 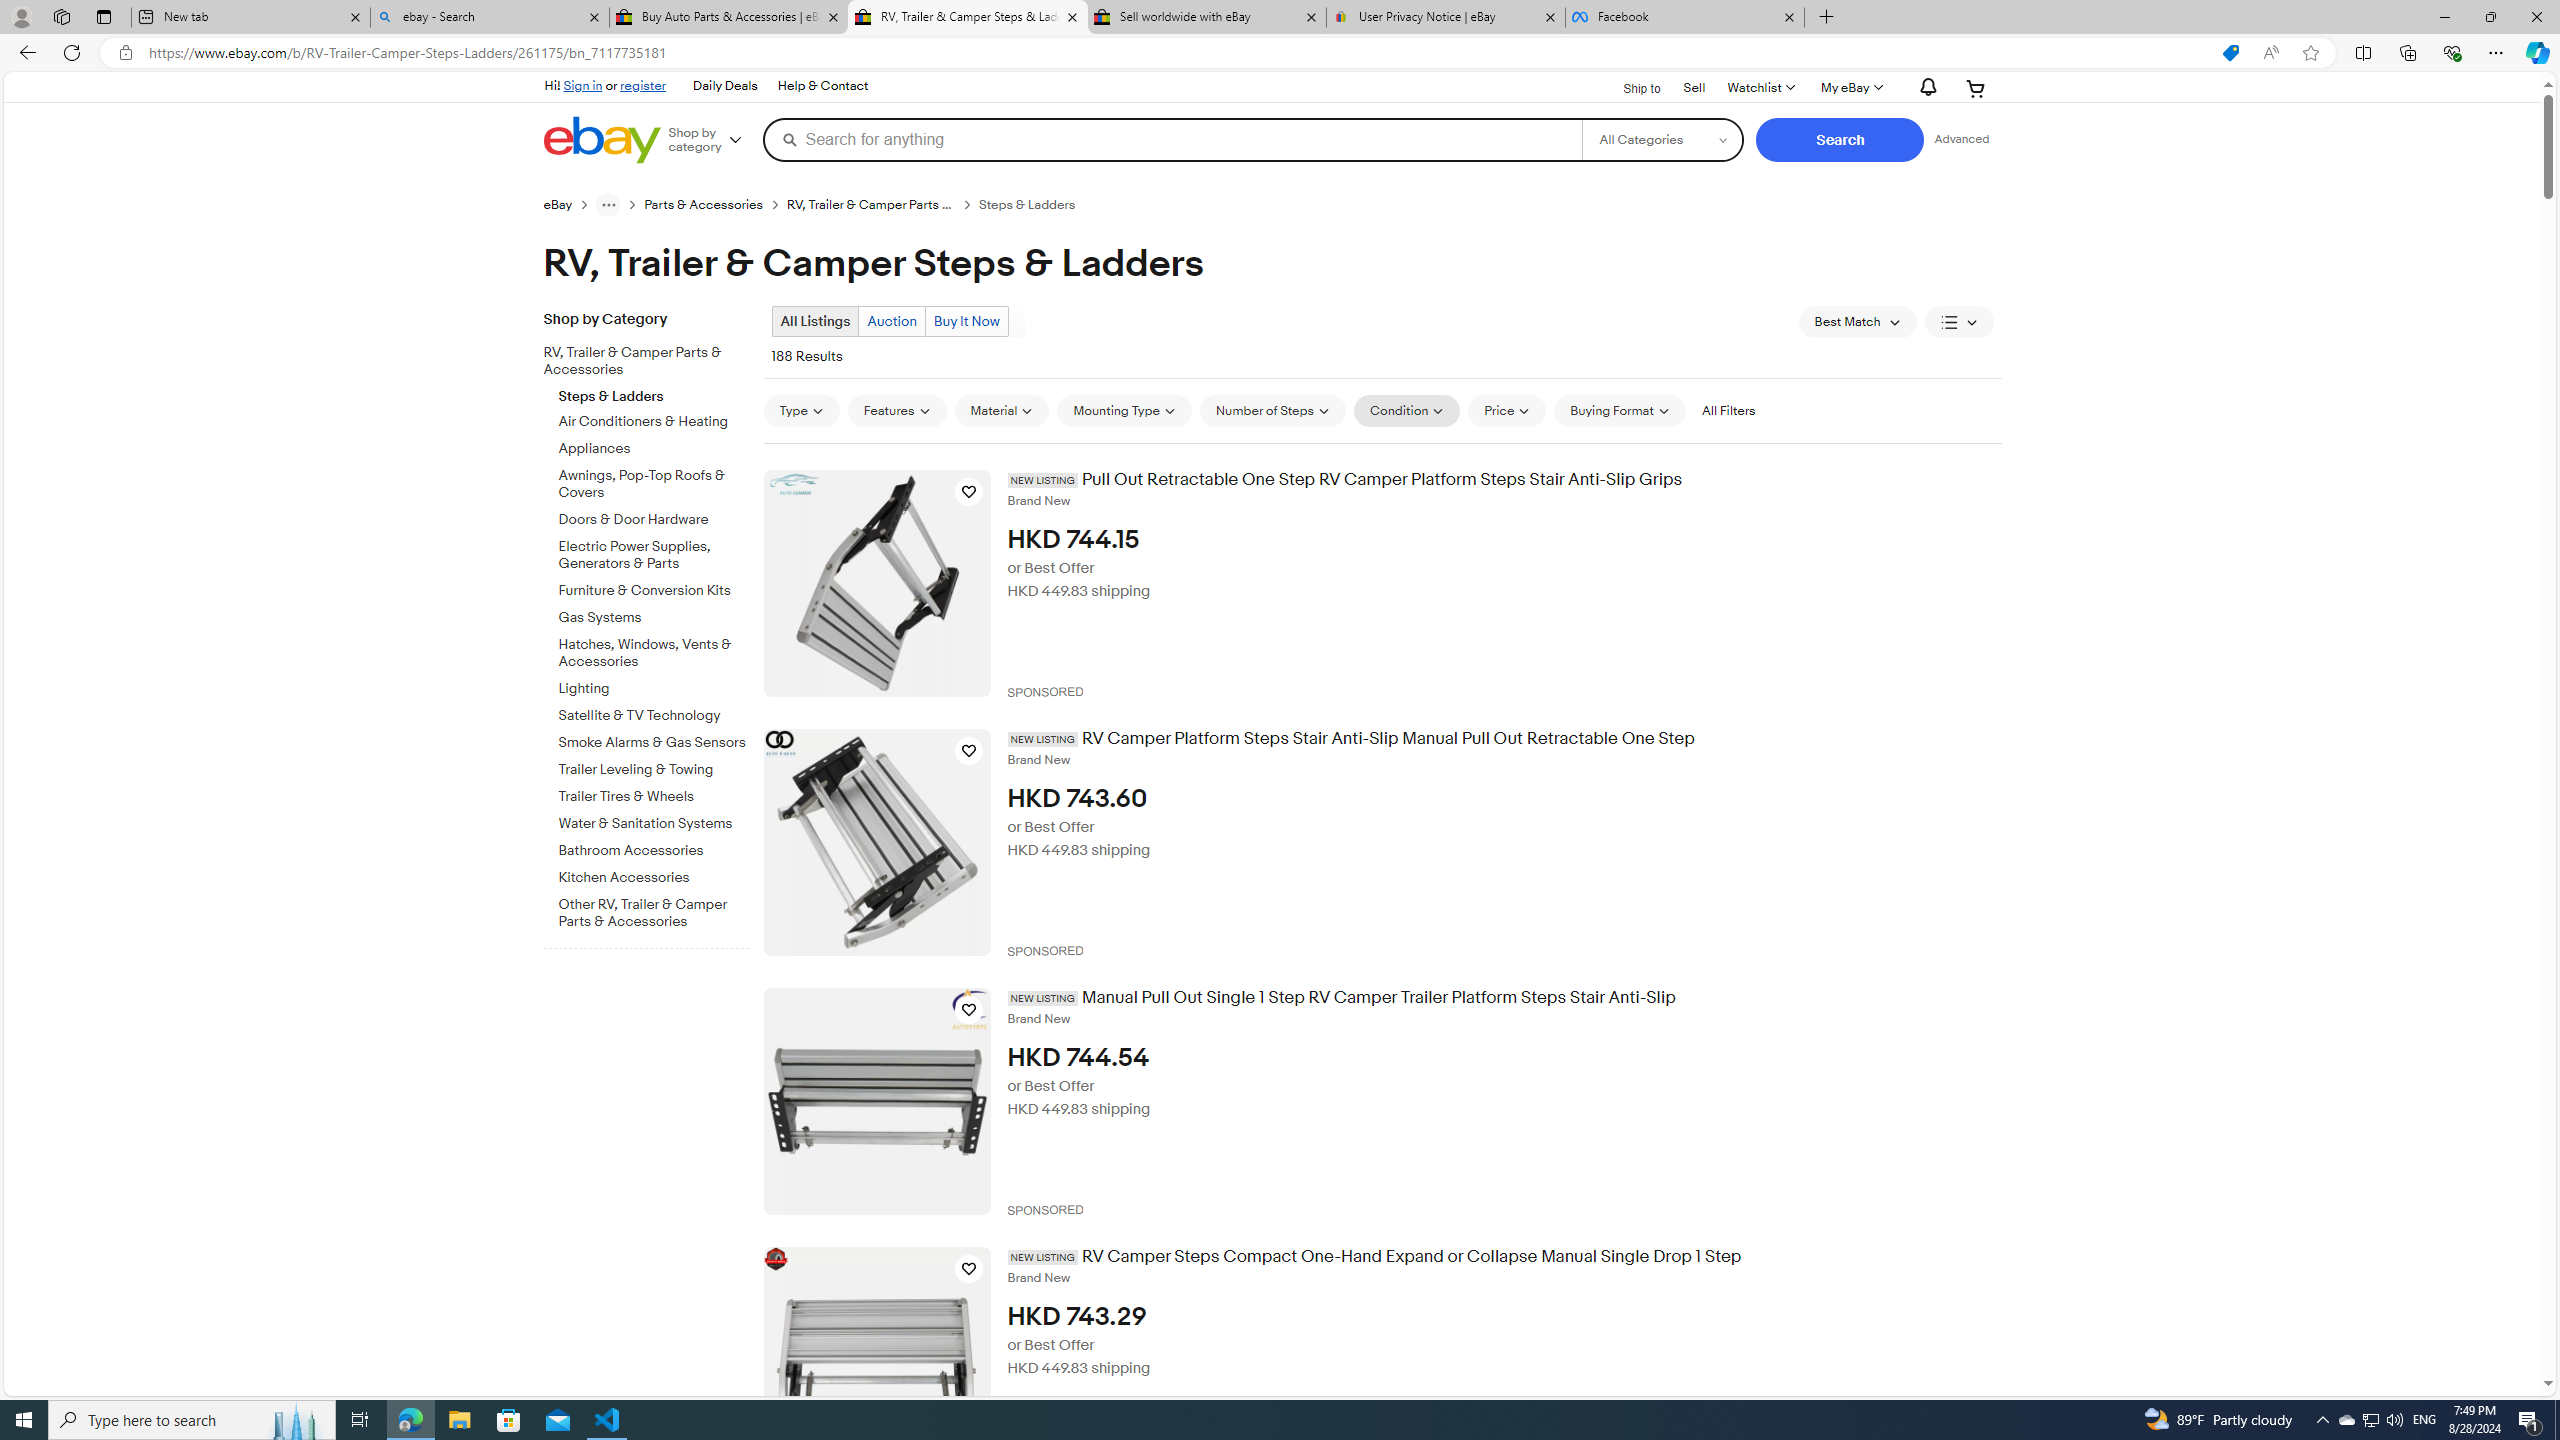 I want to click on 'Water & Sanitation Systems', so click(x=653, y=823).